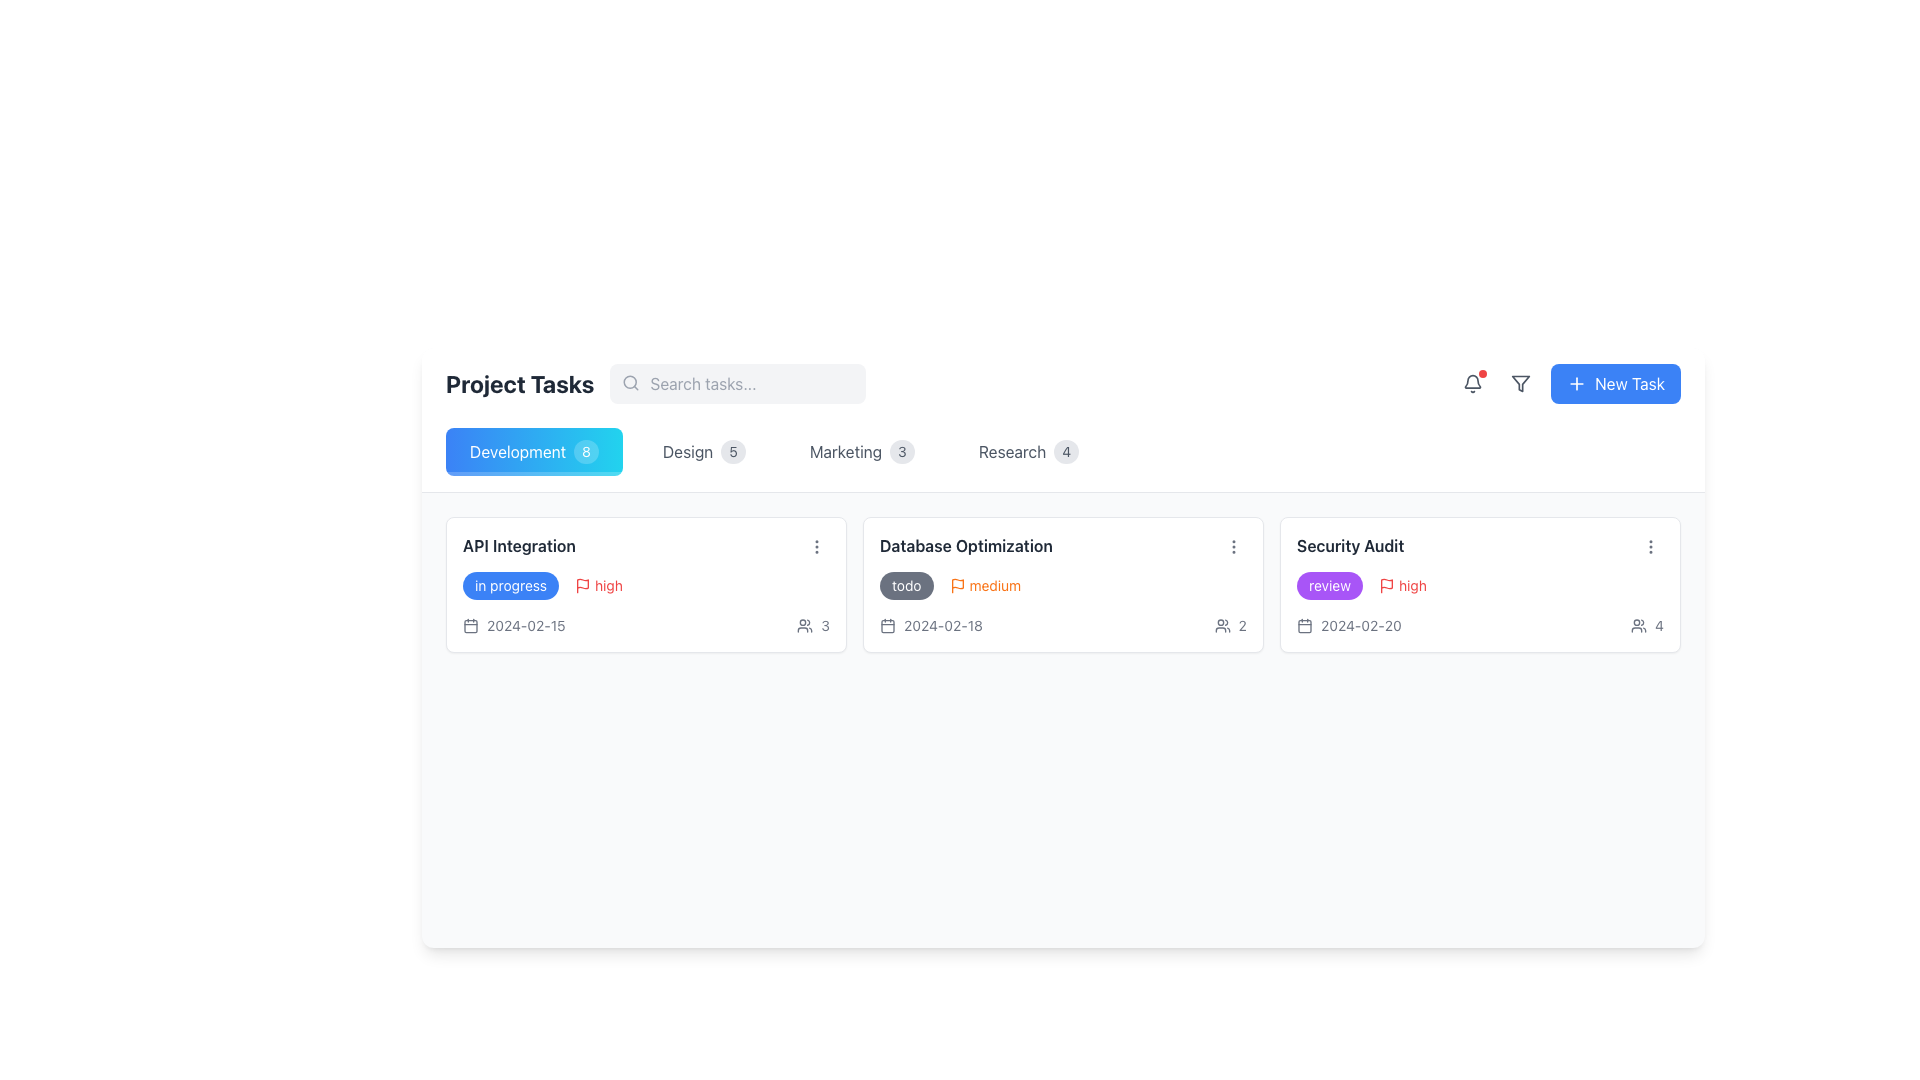 The width and height of the screenshot is (1920, 1080). I want to click on the due date text with icon located in the lower section of the 'API Integration' project task card, situated to the right of the calendar icon and above the user counter, so click(514, 624).